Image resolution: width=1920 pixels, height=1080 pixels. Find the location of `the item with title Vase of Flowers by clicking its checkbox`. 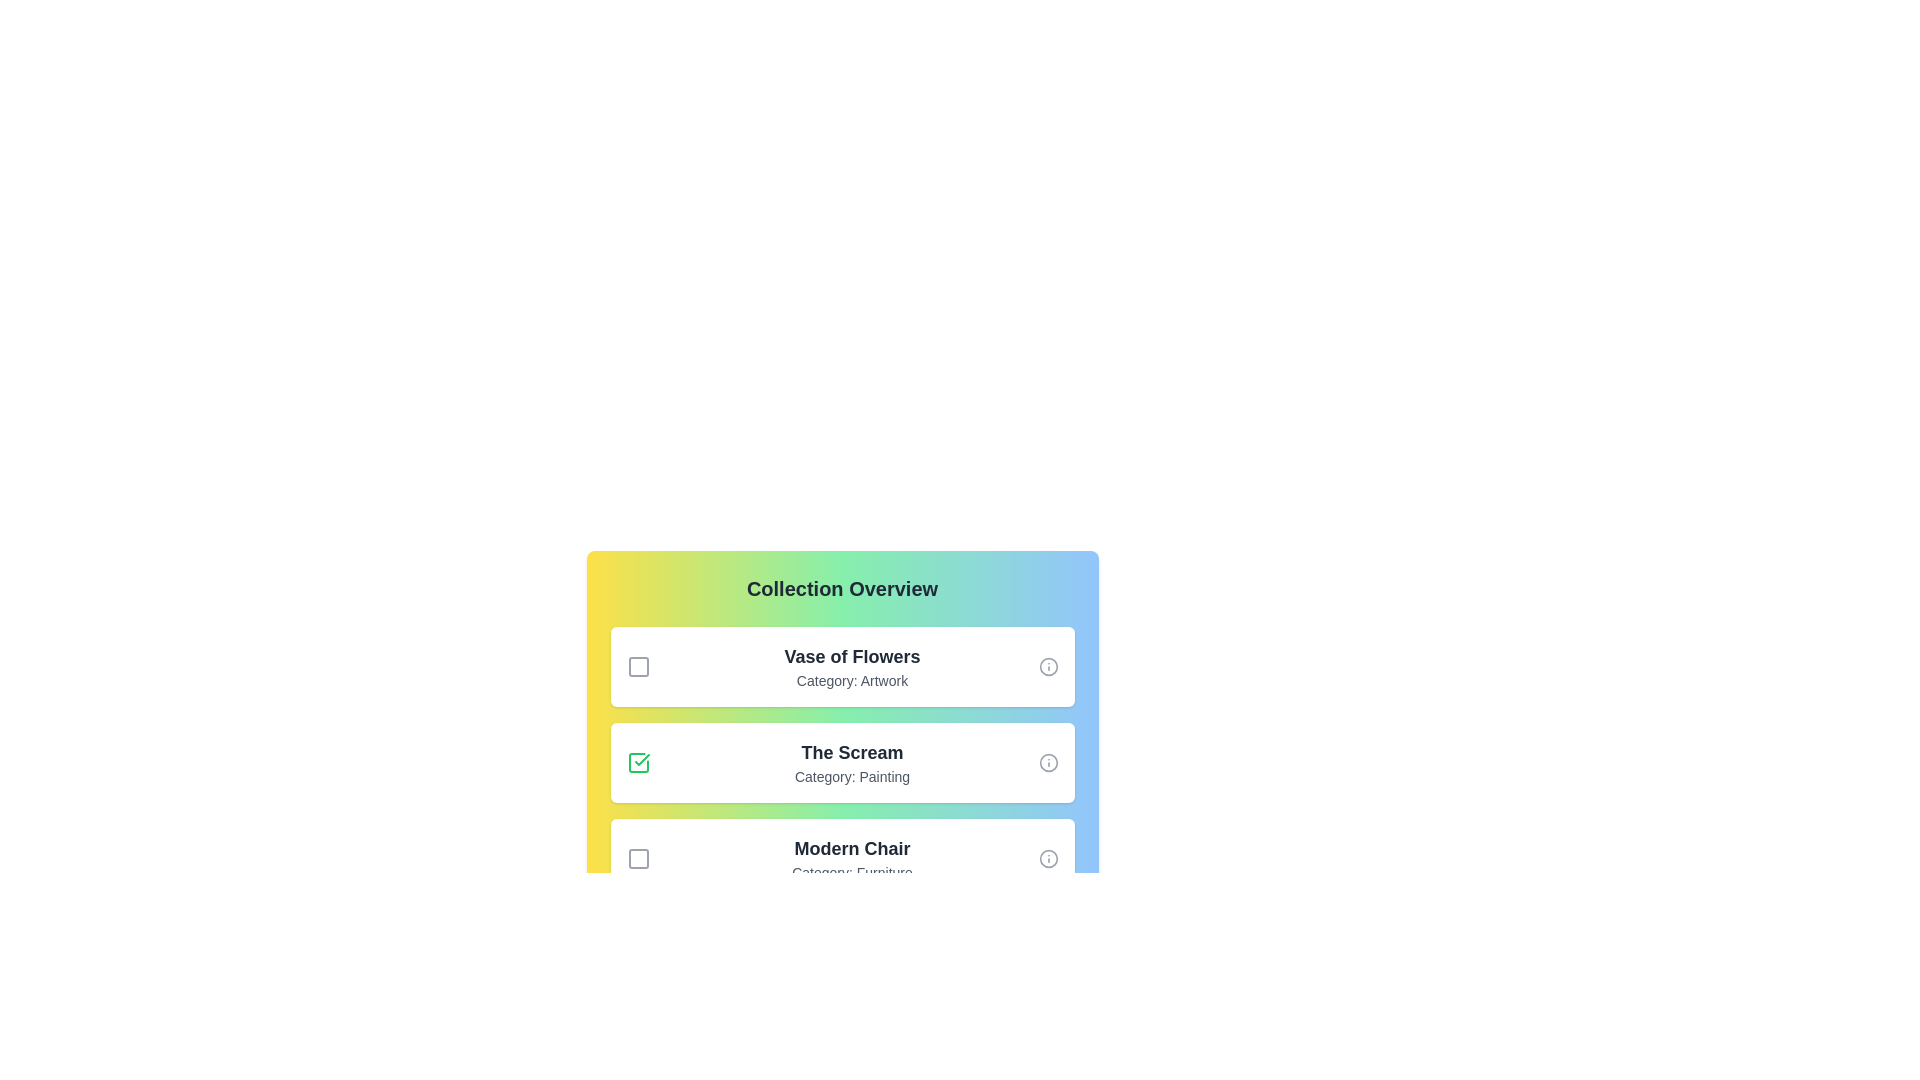

the item with title Vase of Flowers by clicking its checkbox is located at coordinates (637, 667).